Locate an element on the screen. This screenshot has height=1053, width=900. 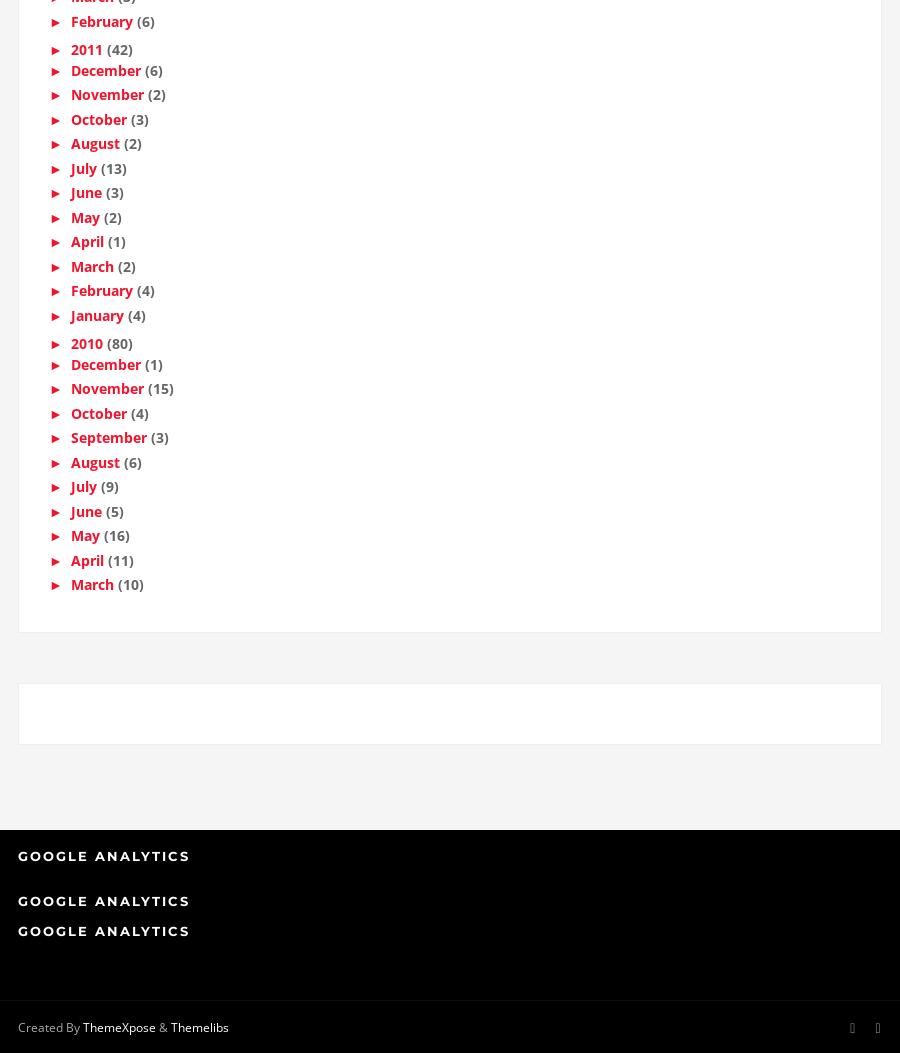
'(15)' is located at coordinates (160, 395).